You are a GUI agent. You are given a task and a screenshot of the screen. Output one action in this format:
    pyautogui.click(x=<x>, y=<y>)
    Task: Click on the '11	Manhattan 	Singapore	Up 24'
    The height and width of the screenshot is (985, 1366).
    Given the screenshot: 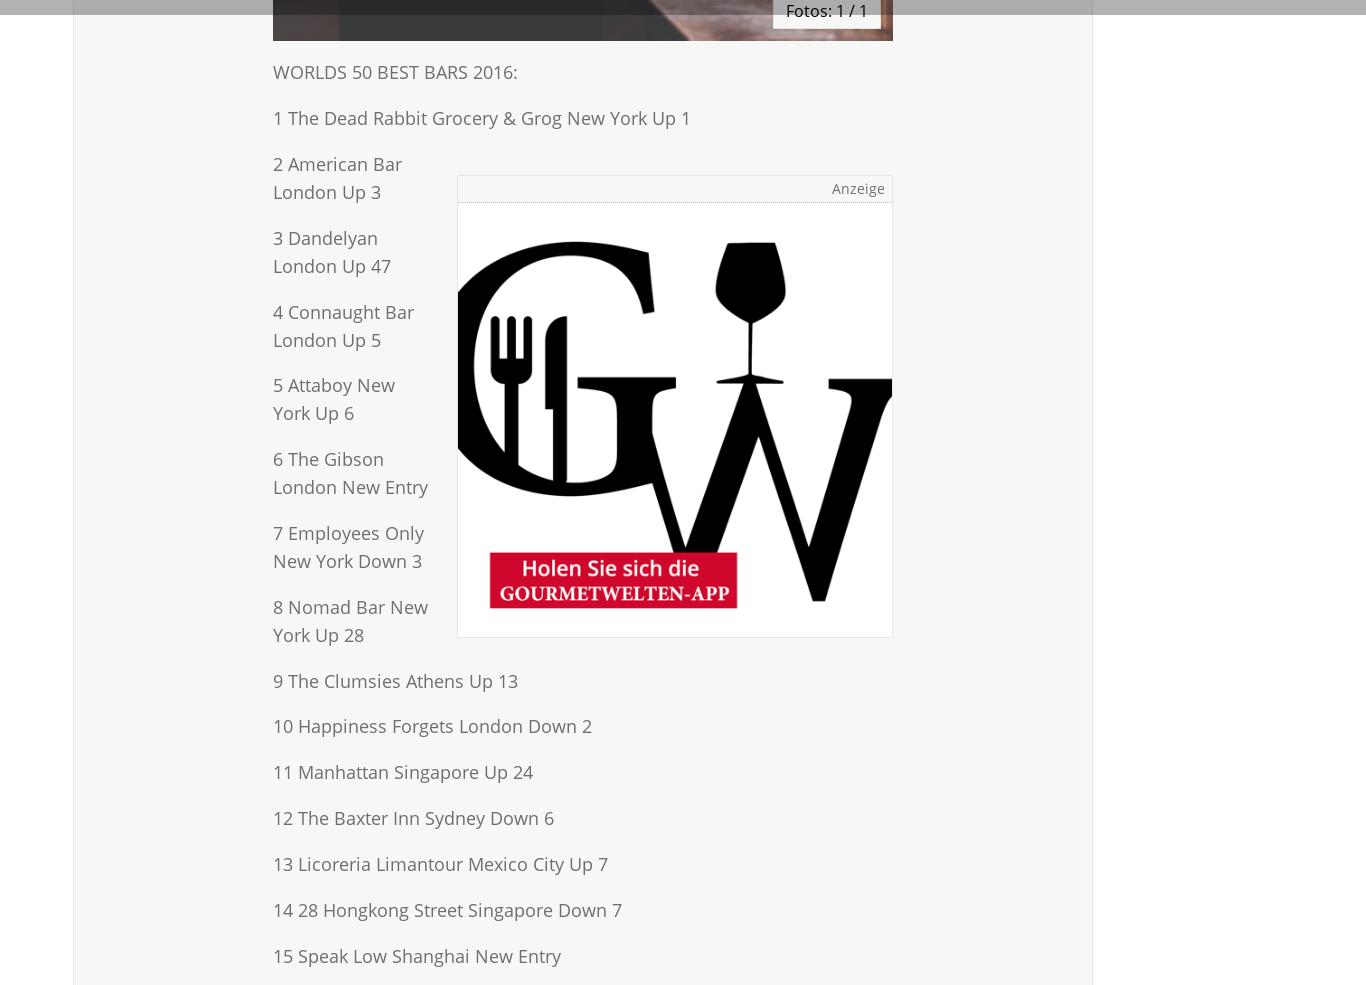 What is the action you would take?
    pyautogui.click(x=401, y=772)
    